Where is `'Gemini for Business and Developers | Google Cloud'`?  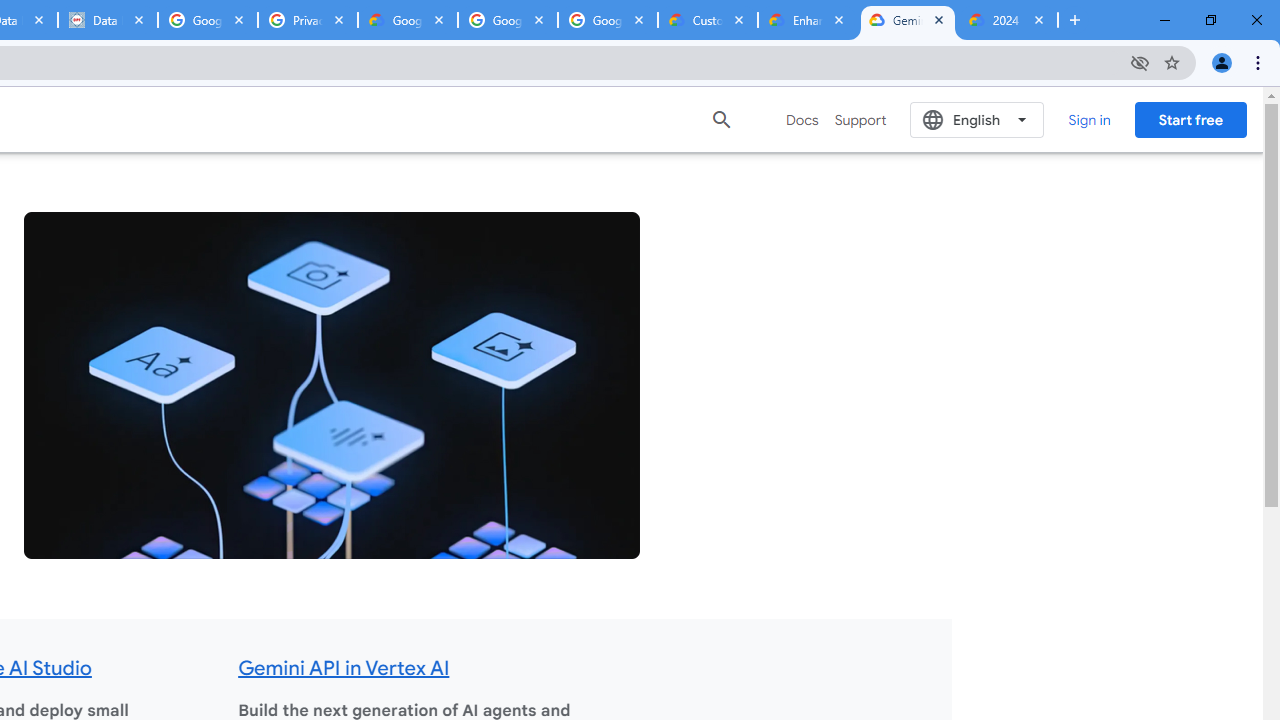
'Gemini for Business and Developers | Google Cloud' is located at coordinates (906, 20).